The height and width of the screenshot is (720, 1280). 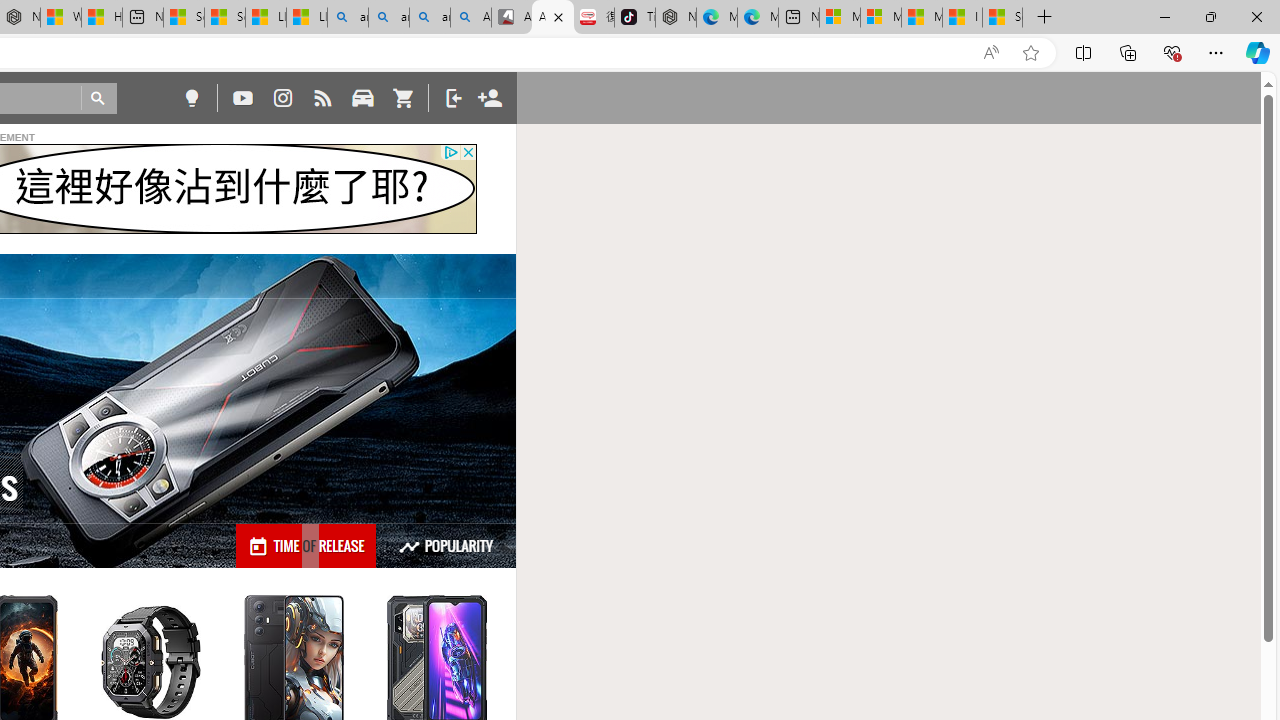 I want to click on 'I Gained 20 Pounds of Muscle in 30 Days! | Watch', so click(x=962, y=17).